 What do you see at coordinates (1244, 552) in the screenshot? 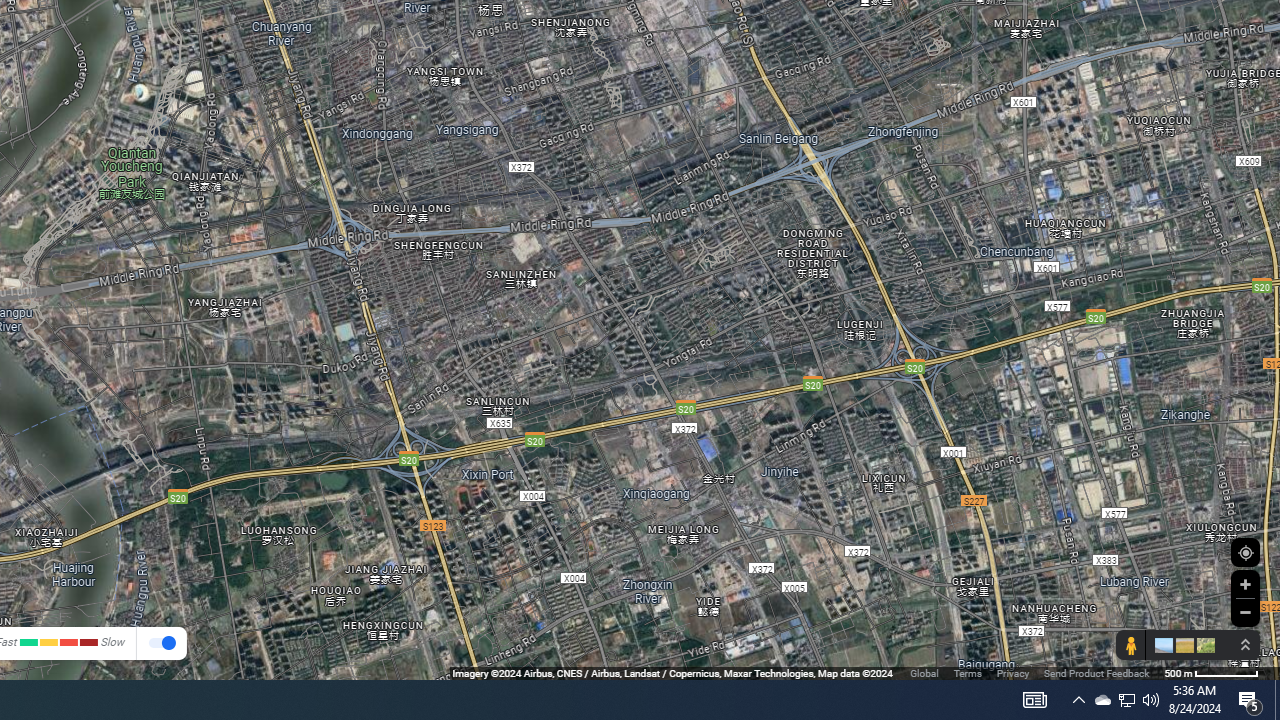
I see `'Show Your Location'` at bounding box center [1244, 552].